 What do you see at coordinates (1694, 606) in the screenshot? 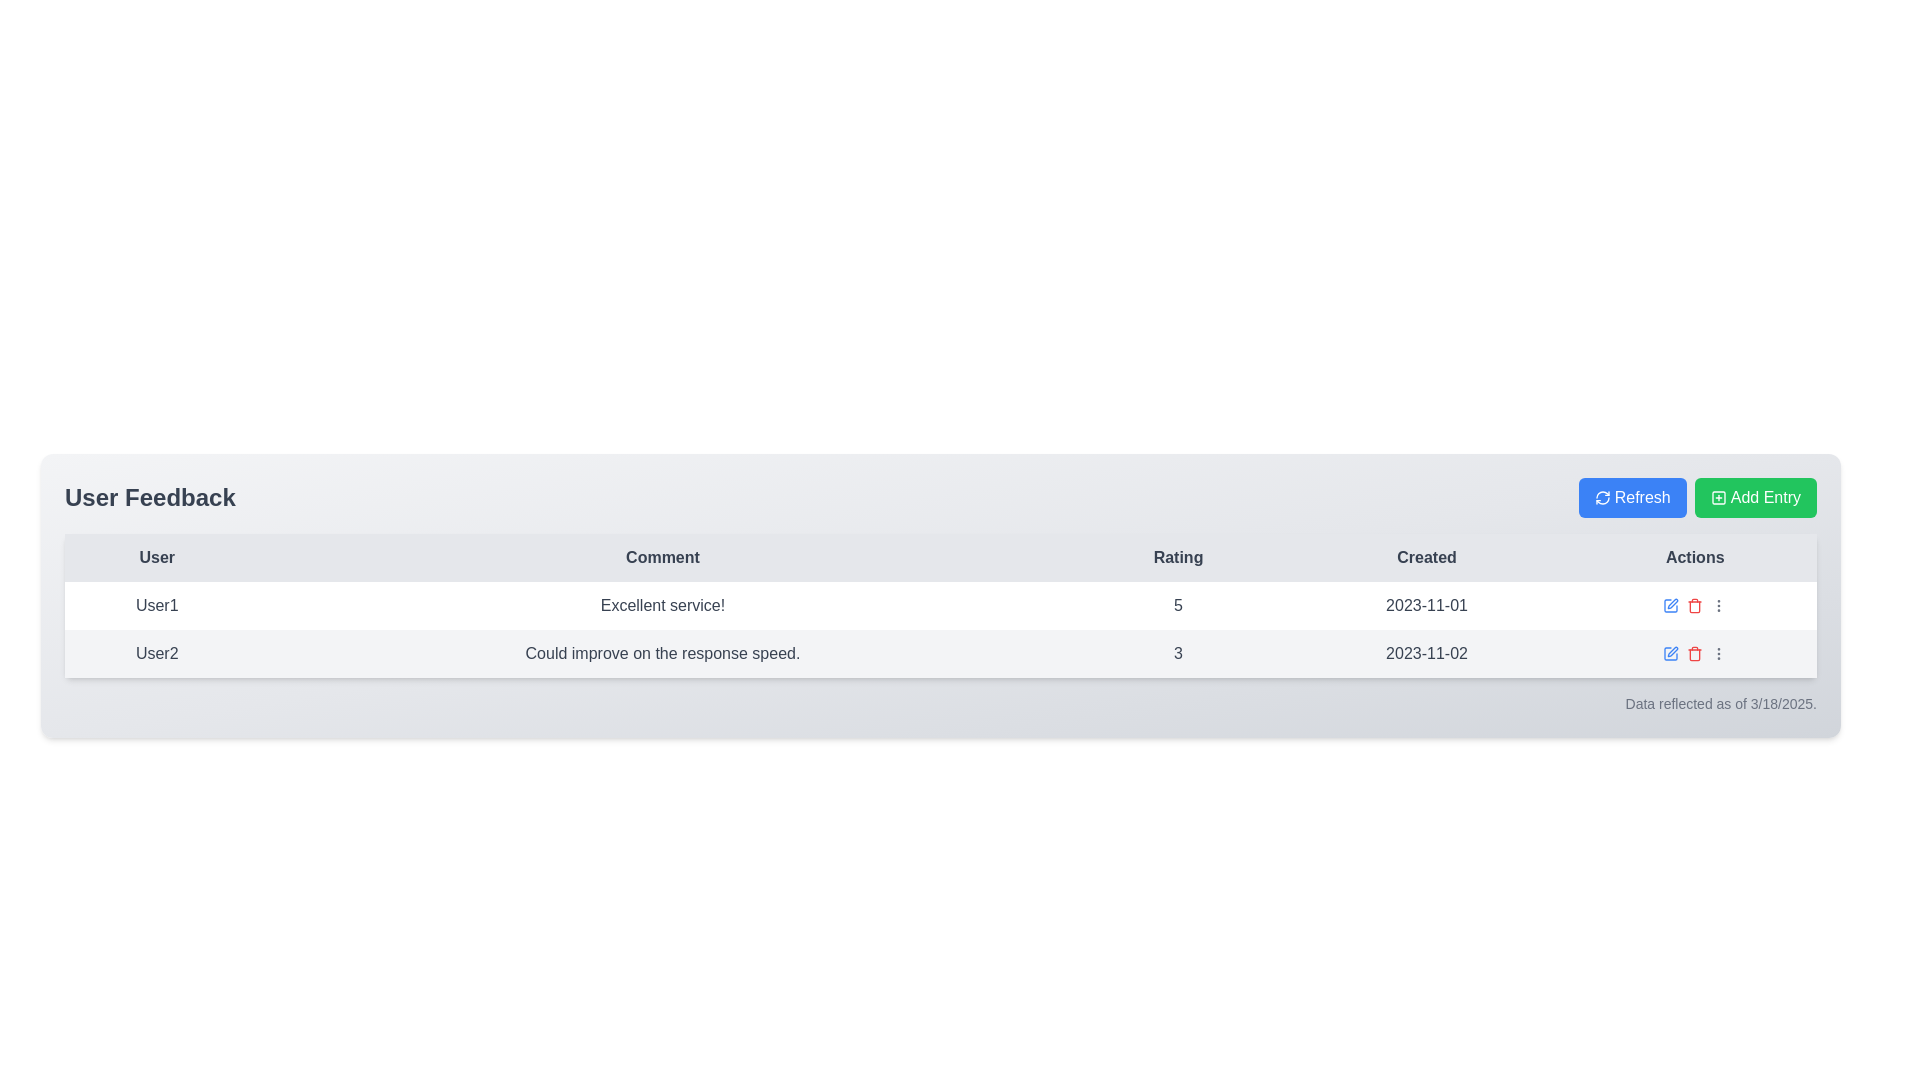
I see `the trash icon element located in the 'Actions' column of the second row of the feedback table, which visually represents a delete action` at bounding box center [1694, 606].